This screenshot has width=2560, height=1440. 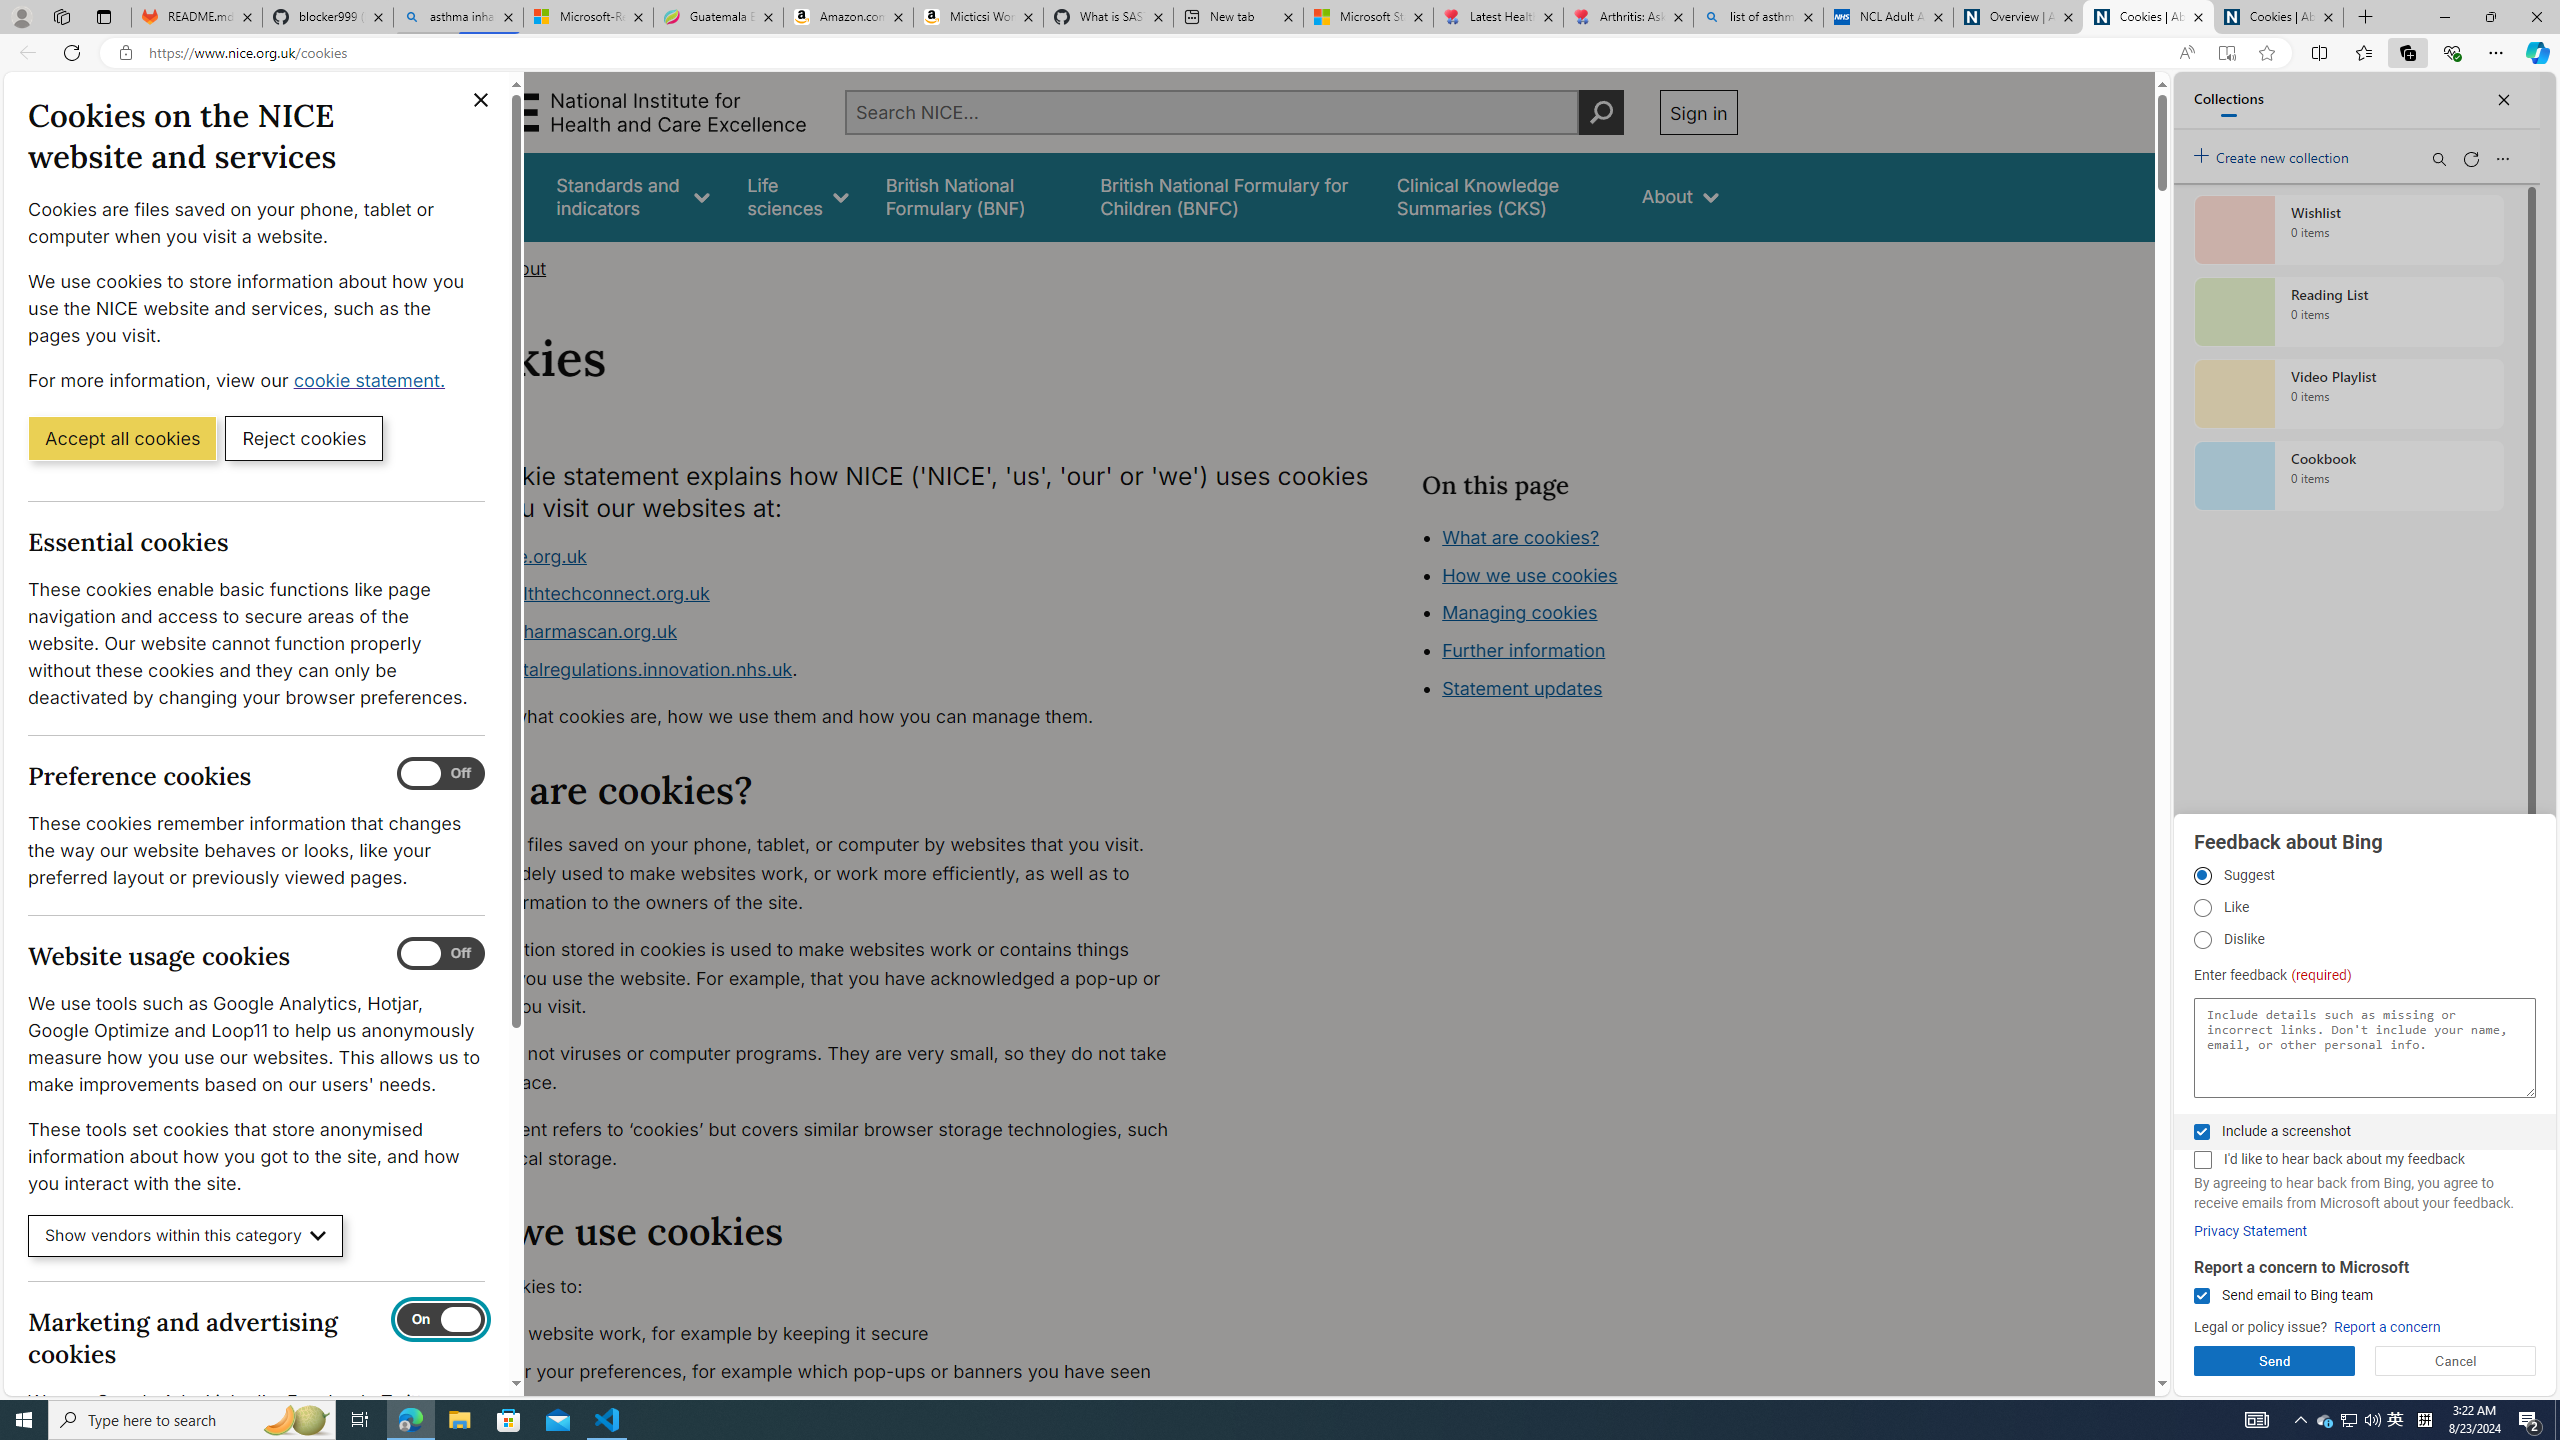 What do you see at coordinates (1520, 689) in the screenshot?
I see `'Statement updates'` at bounding box center [1520, 689].